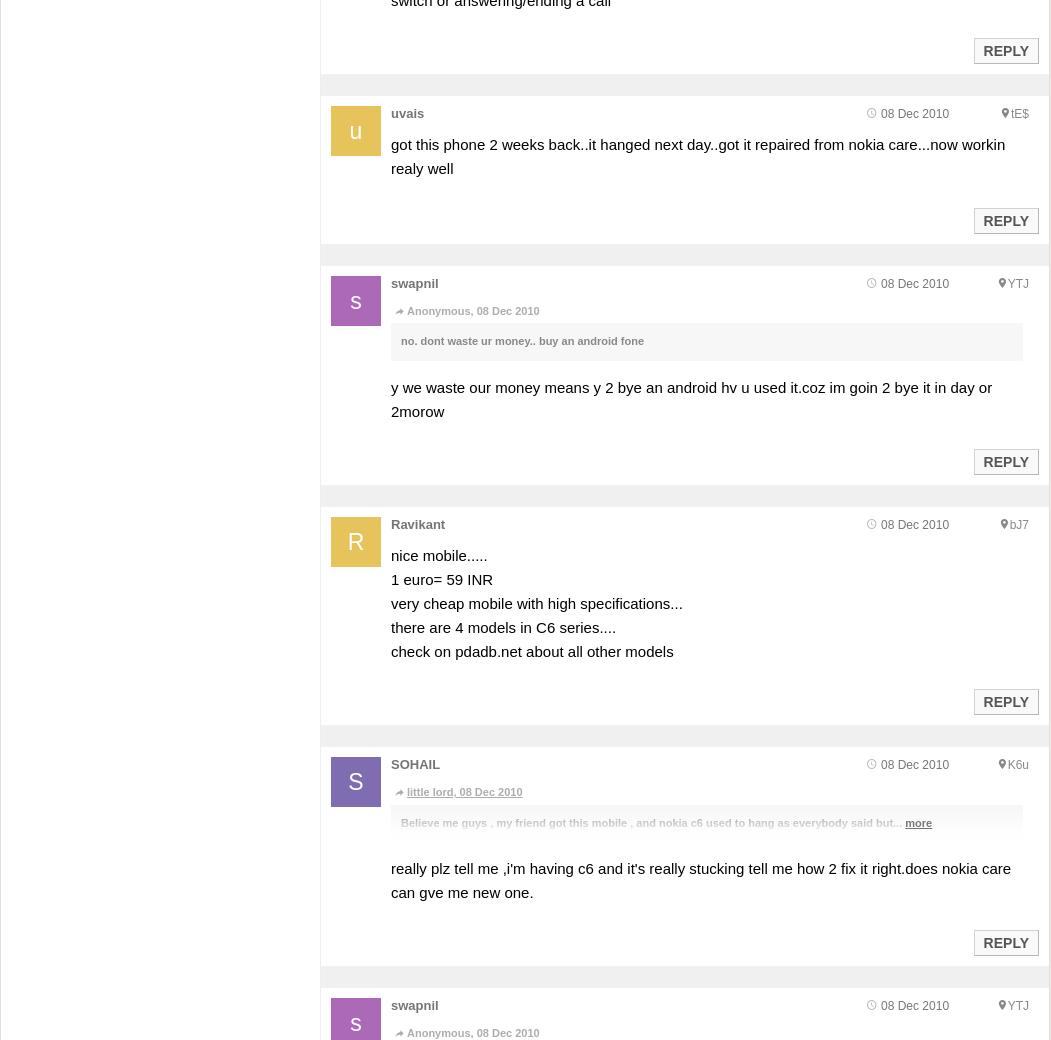 Image resolution: width=1051 pixels, height=1040 pixels. Describe the element at coordinates (1016, 763) in the screenshot. I see `'K6u'` at that location.